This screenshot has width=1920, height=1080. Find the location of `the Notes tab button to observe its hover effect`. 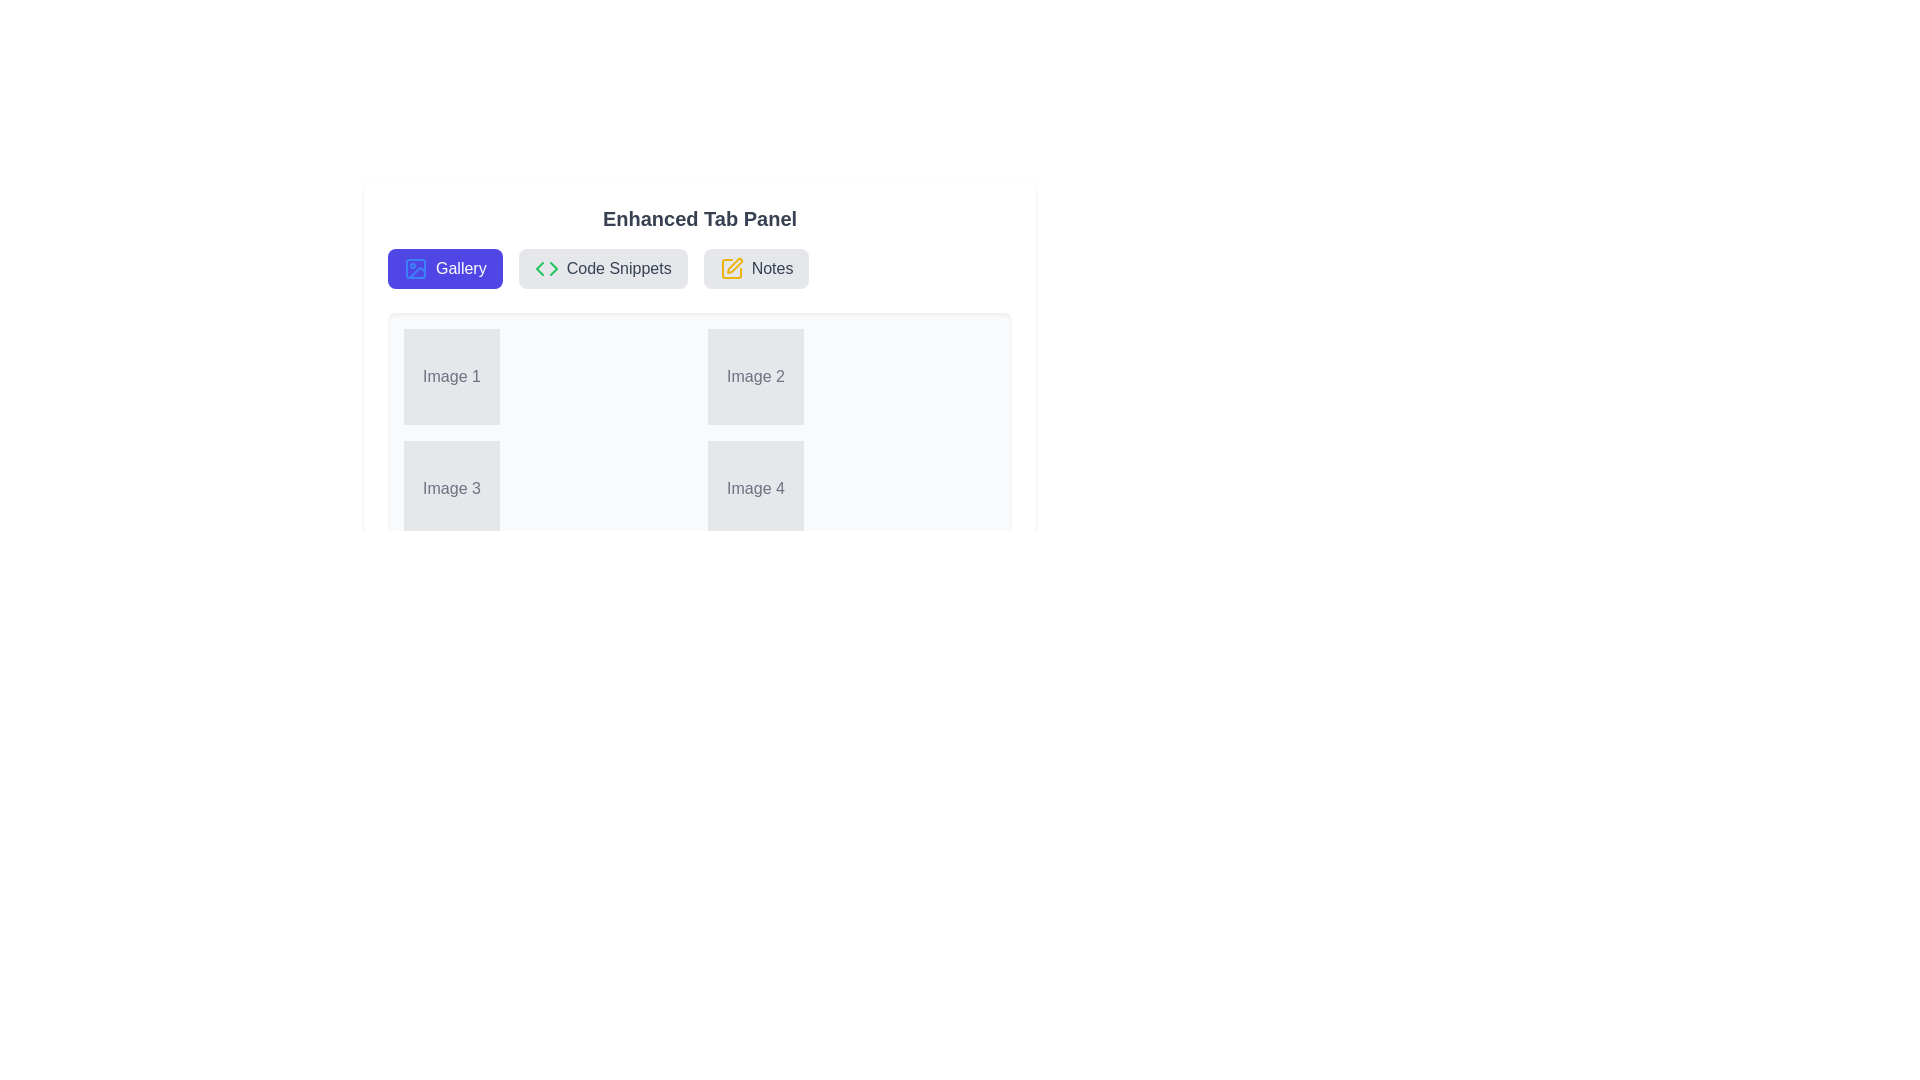

the Notes tab button to observe its hover effect is located at coordinates (754, 268).